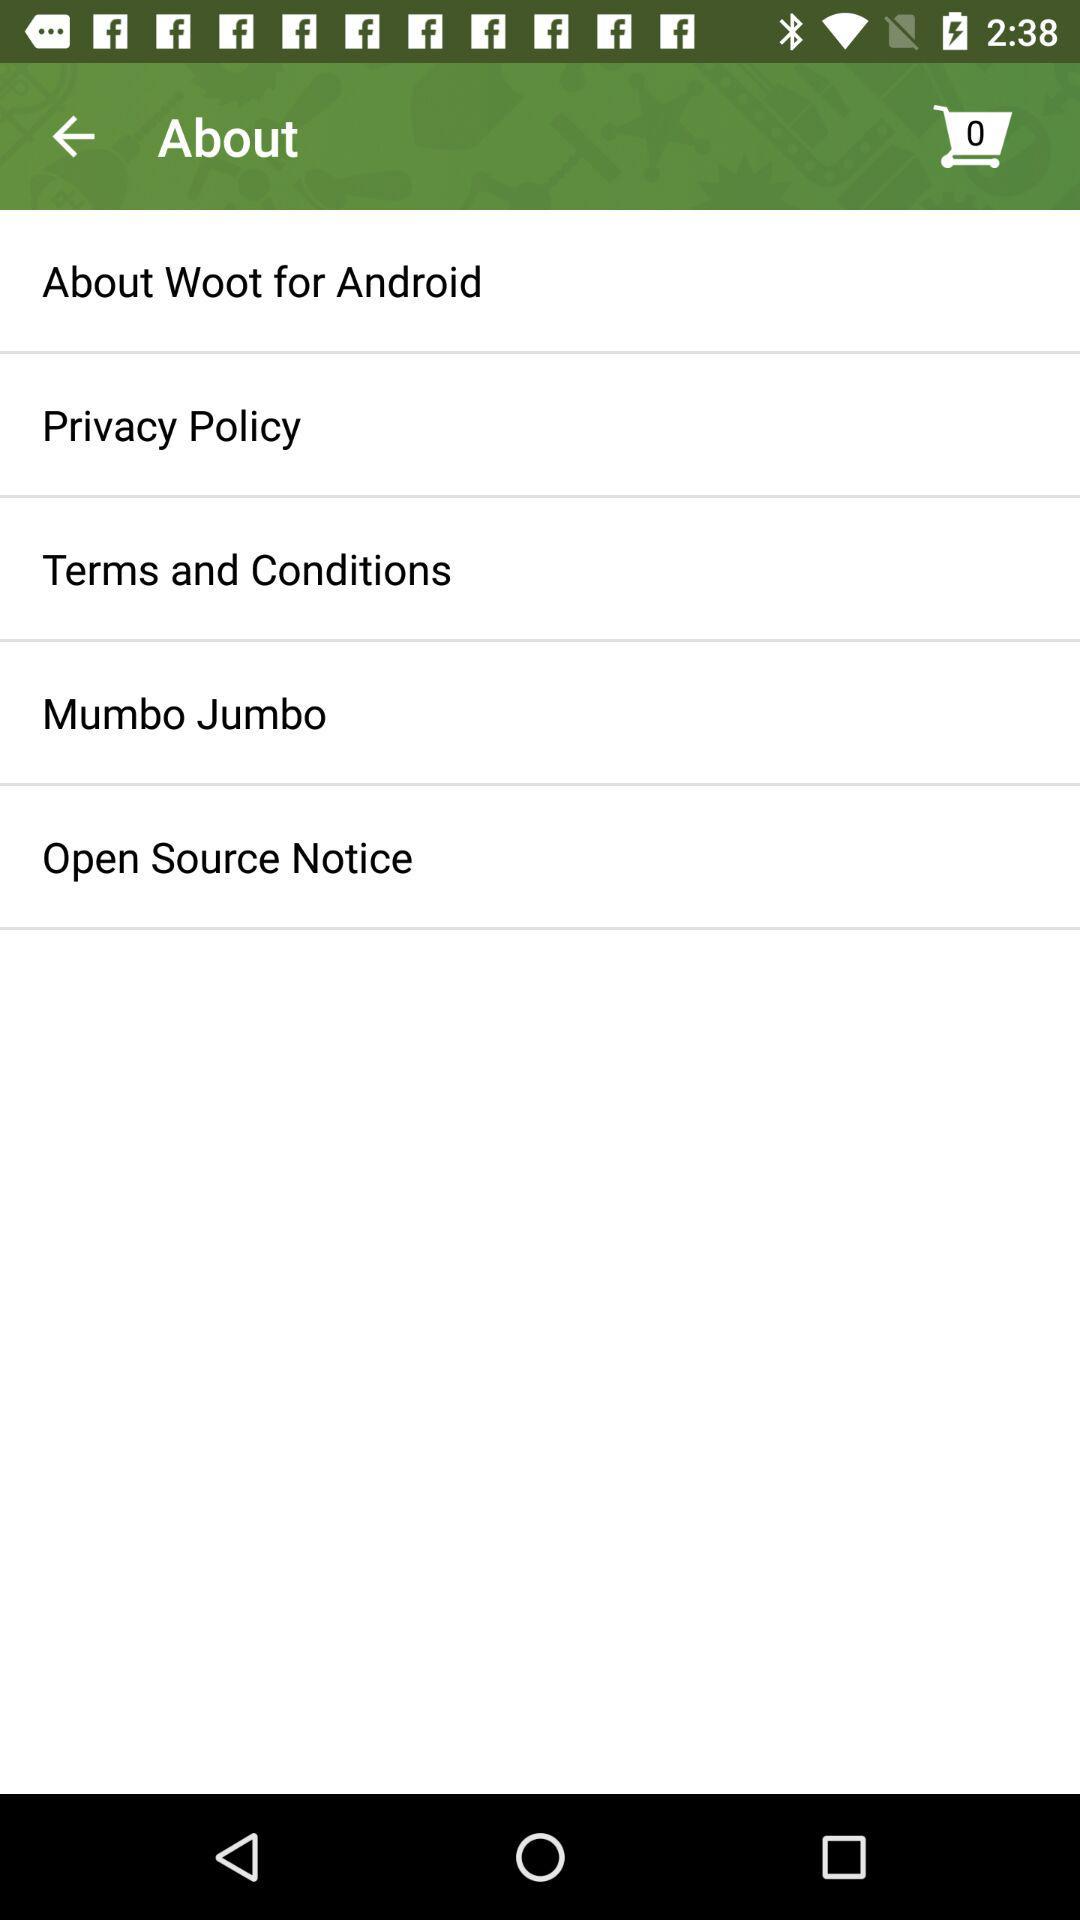 The height and width of the screenshot is (1920, 1080). What do you see at coordinates (170, 423) in the screenshot?
I see `the item below the about woot for` at bounding box center [170, 423].